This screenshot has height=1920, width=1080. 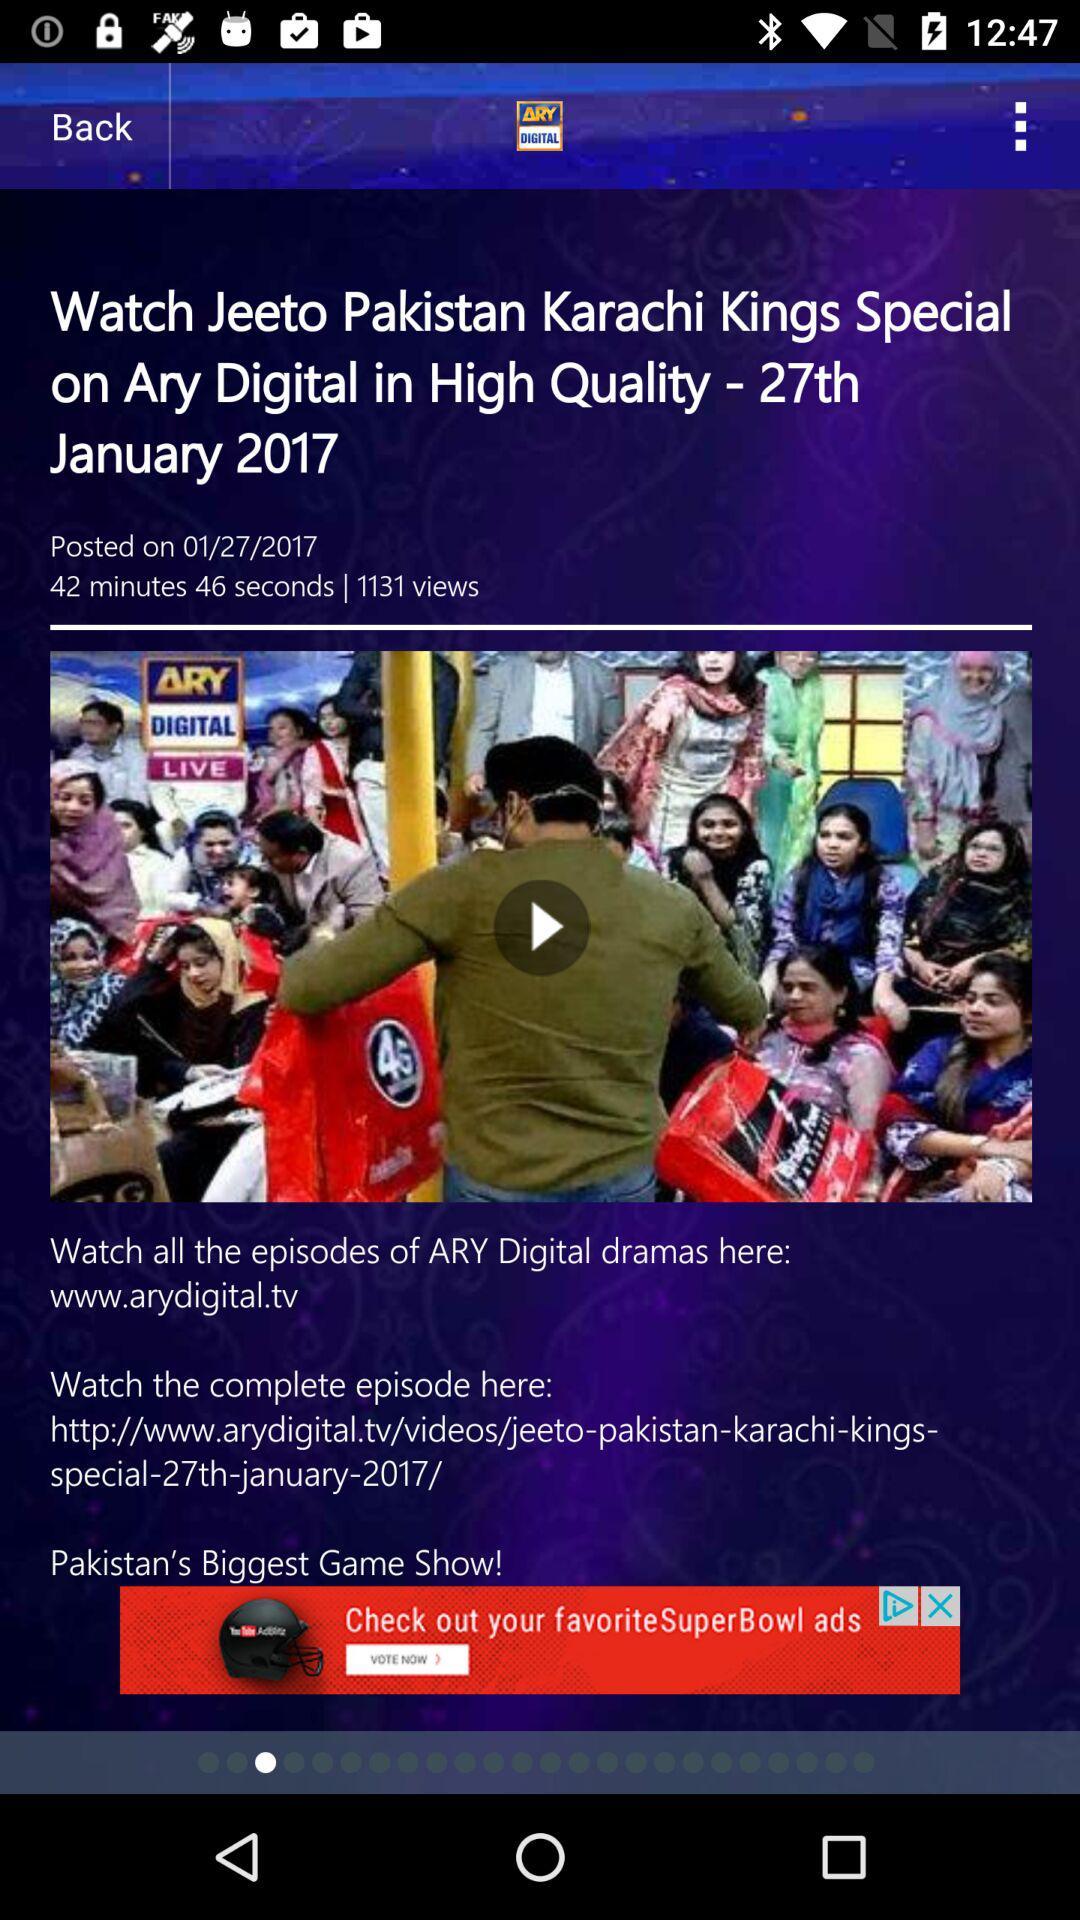 What do you see at coordinates (540, 1651) in the screenshot?
I see `banner advertisement` at bounding box center [540, 1651].